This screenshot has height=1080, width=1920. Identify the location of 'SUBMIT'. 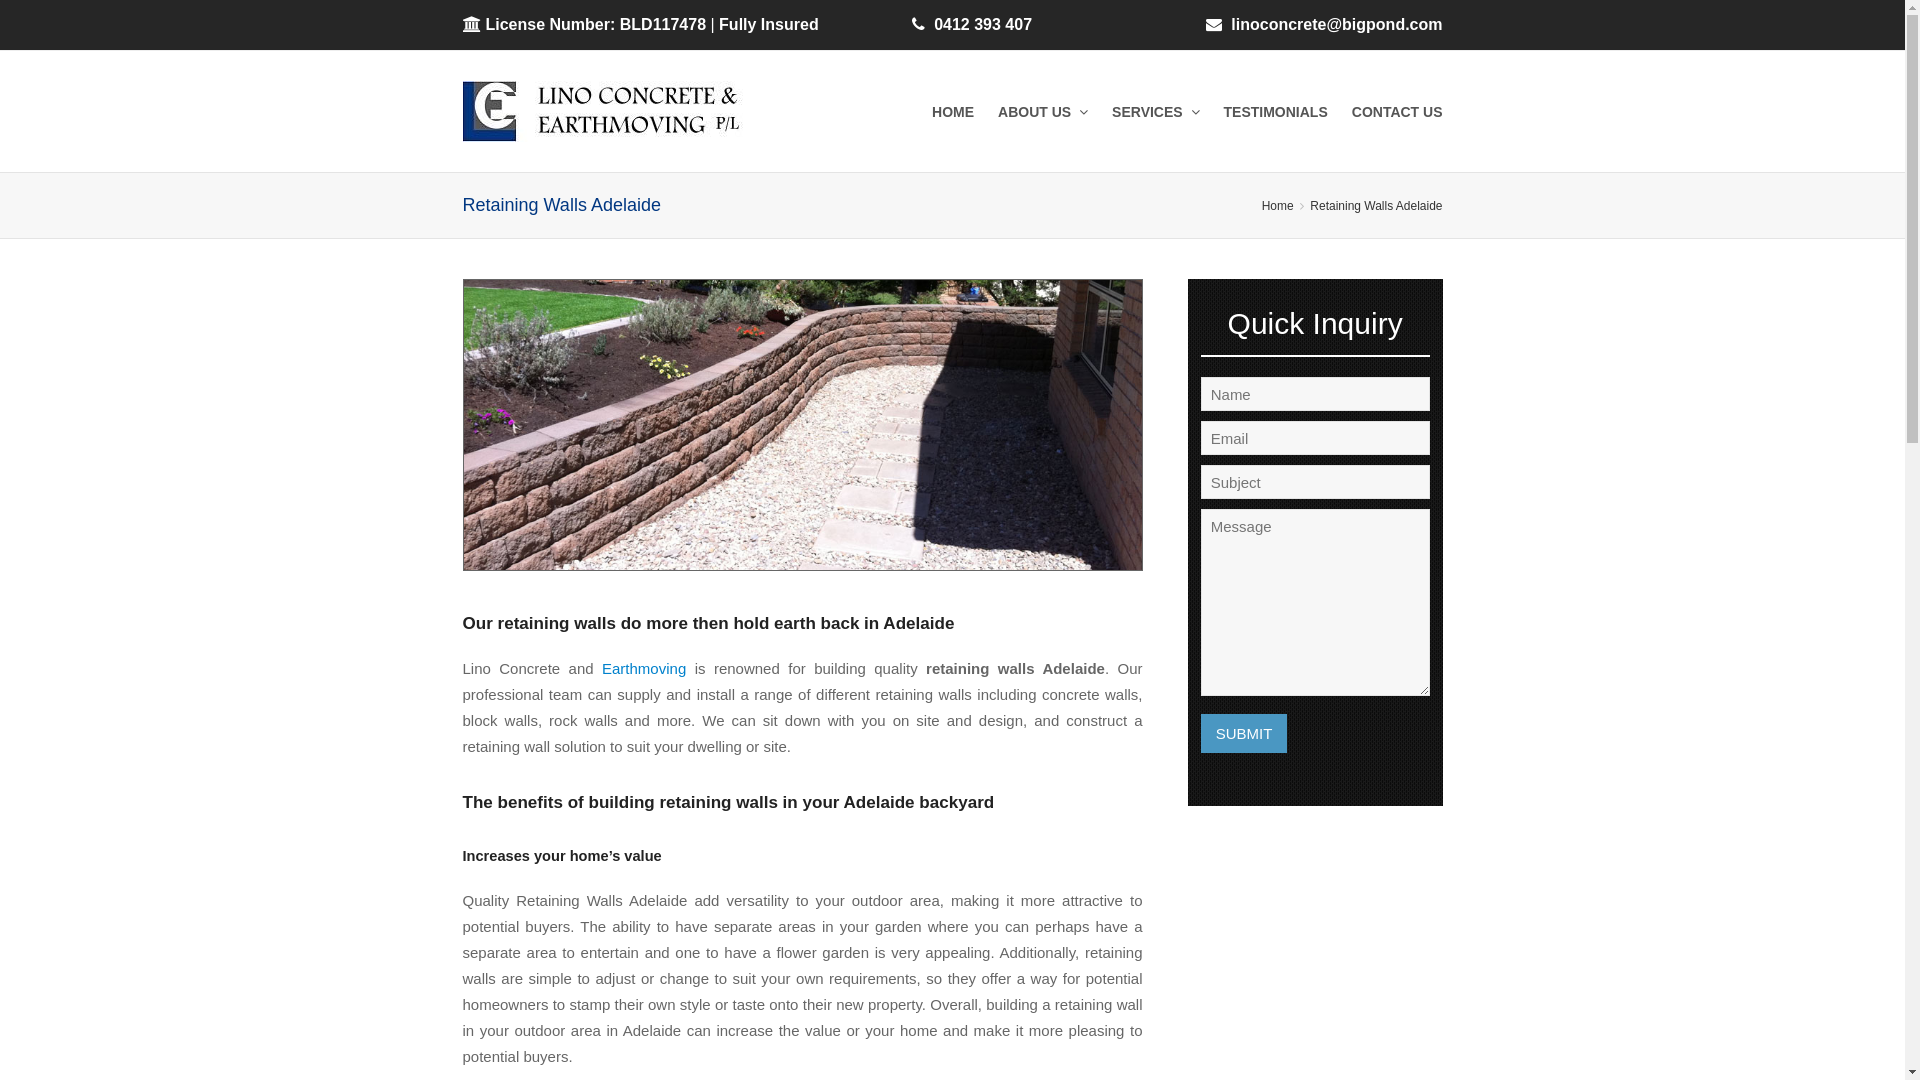
(1243, 733).